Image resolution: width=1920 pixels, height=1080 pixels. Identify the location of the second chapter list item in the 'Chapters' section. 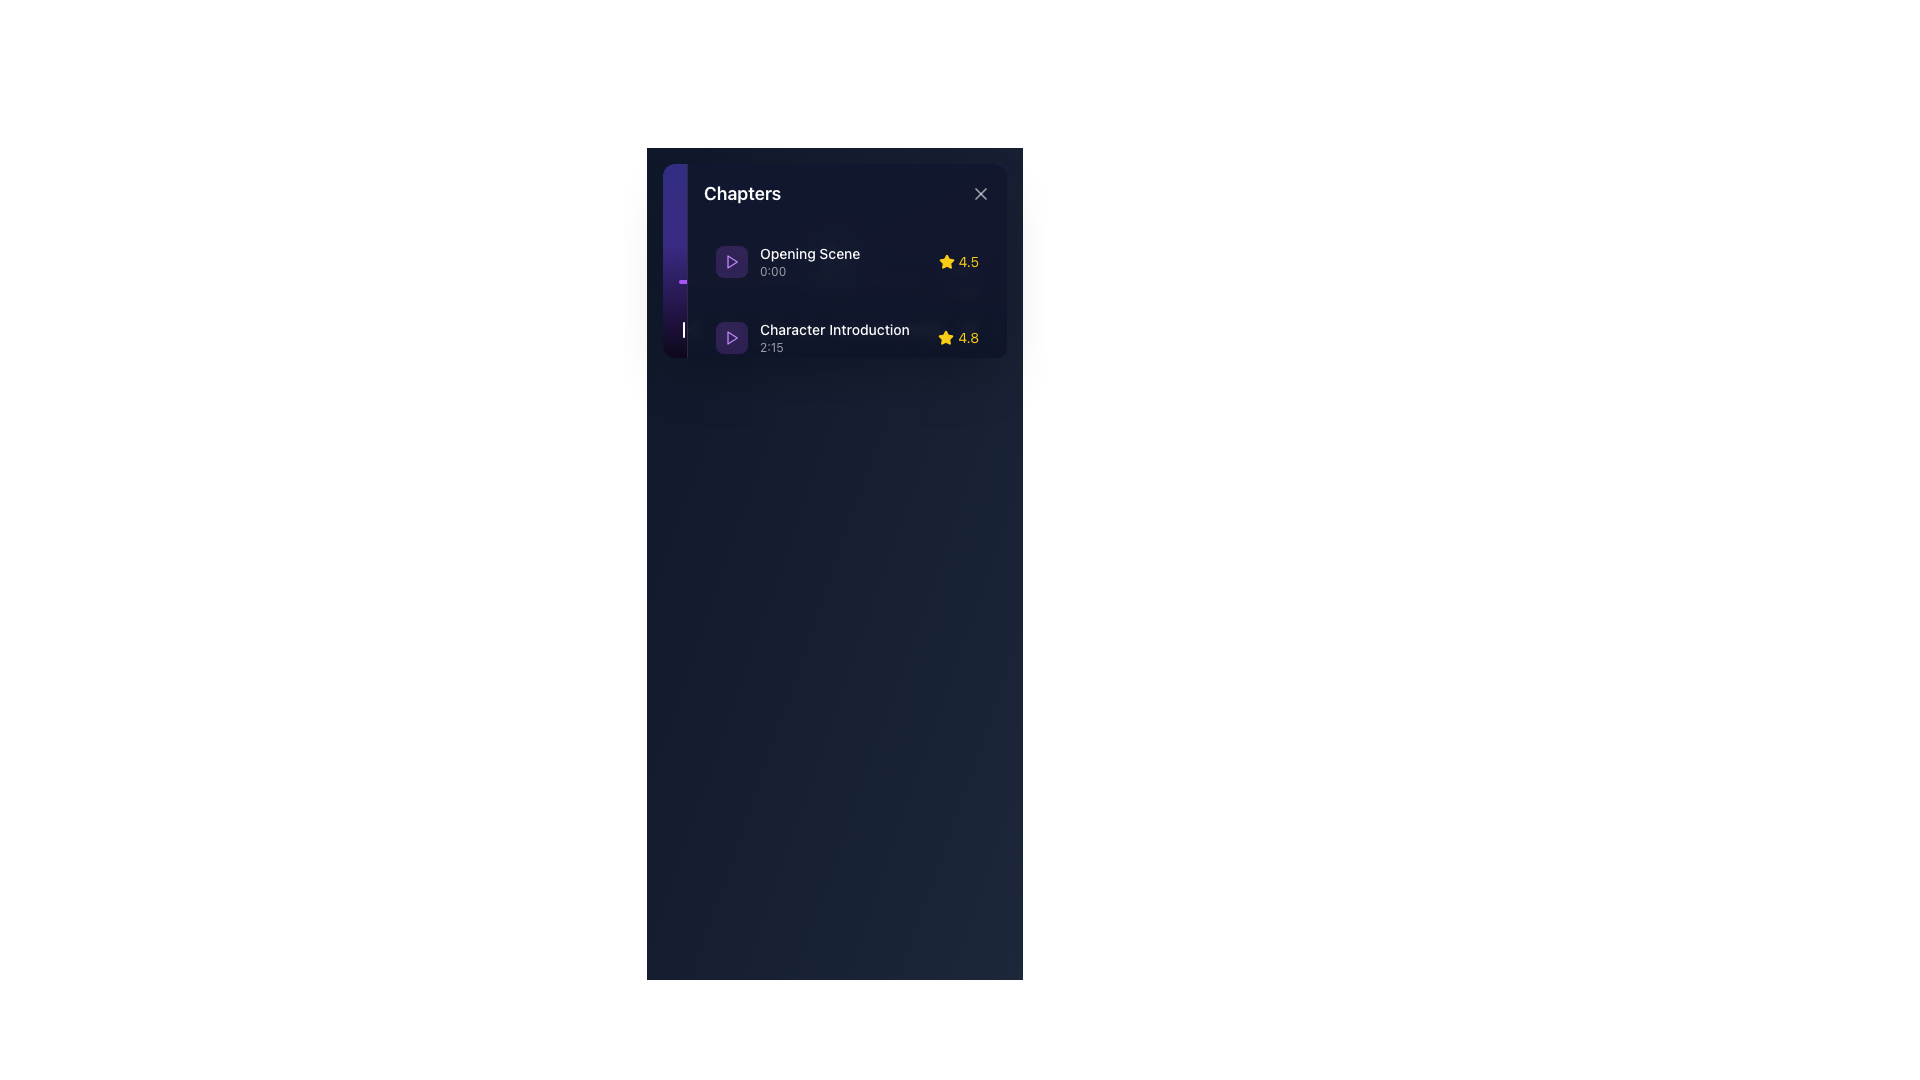
(812, 337).